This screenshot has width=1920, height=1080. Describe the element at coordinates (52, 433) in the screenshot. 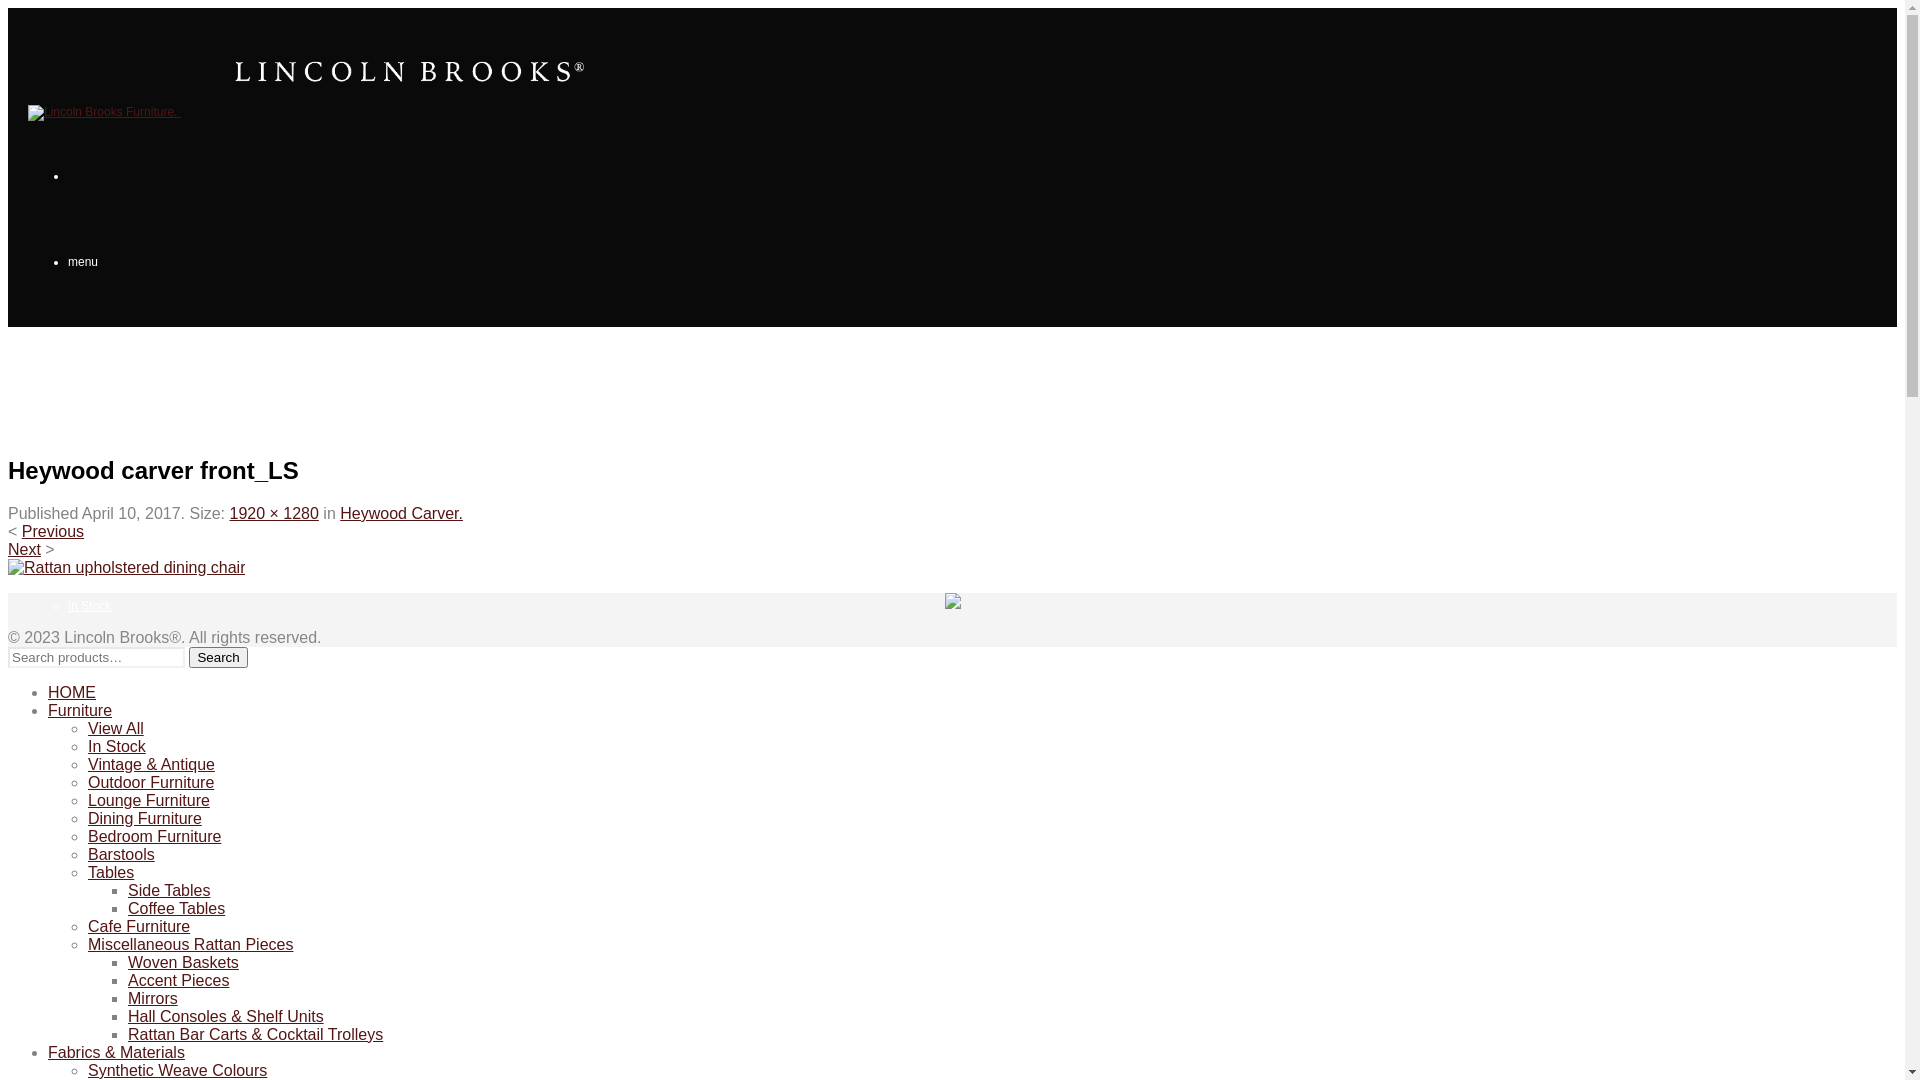

I see `'Furniture'` at that location.